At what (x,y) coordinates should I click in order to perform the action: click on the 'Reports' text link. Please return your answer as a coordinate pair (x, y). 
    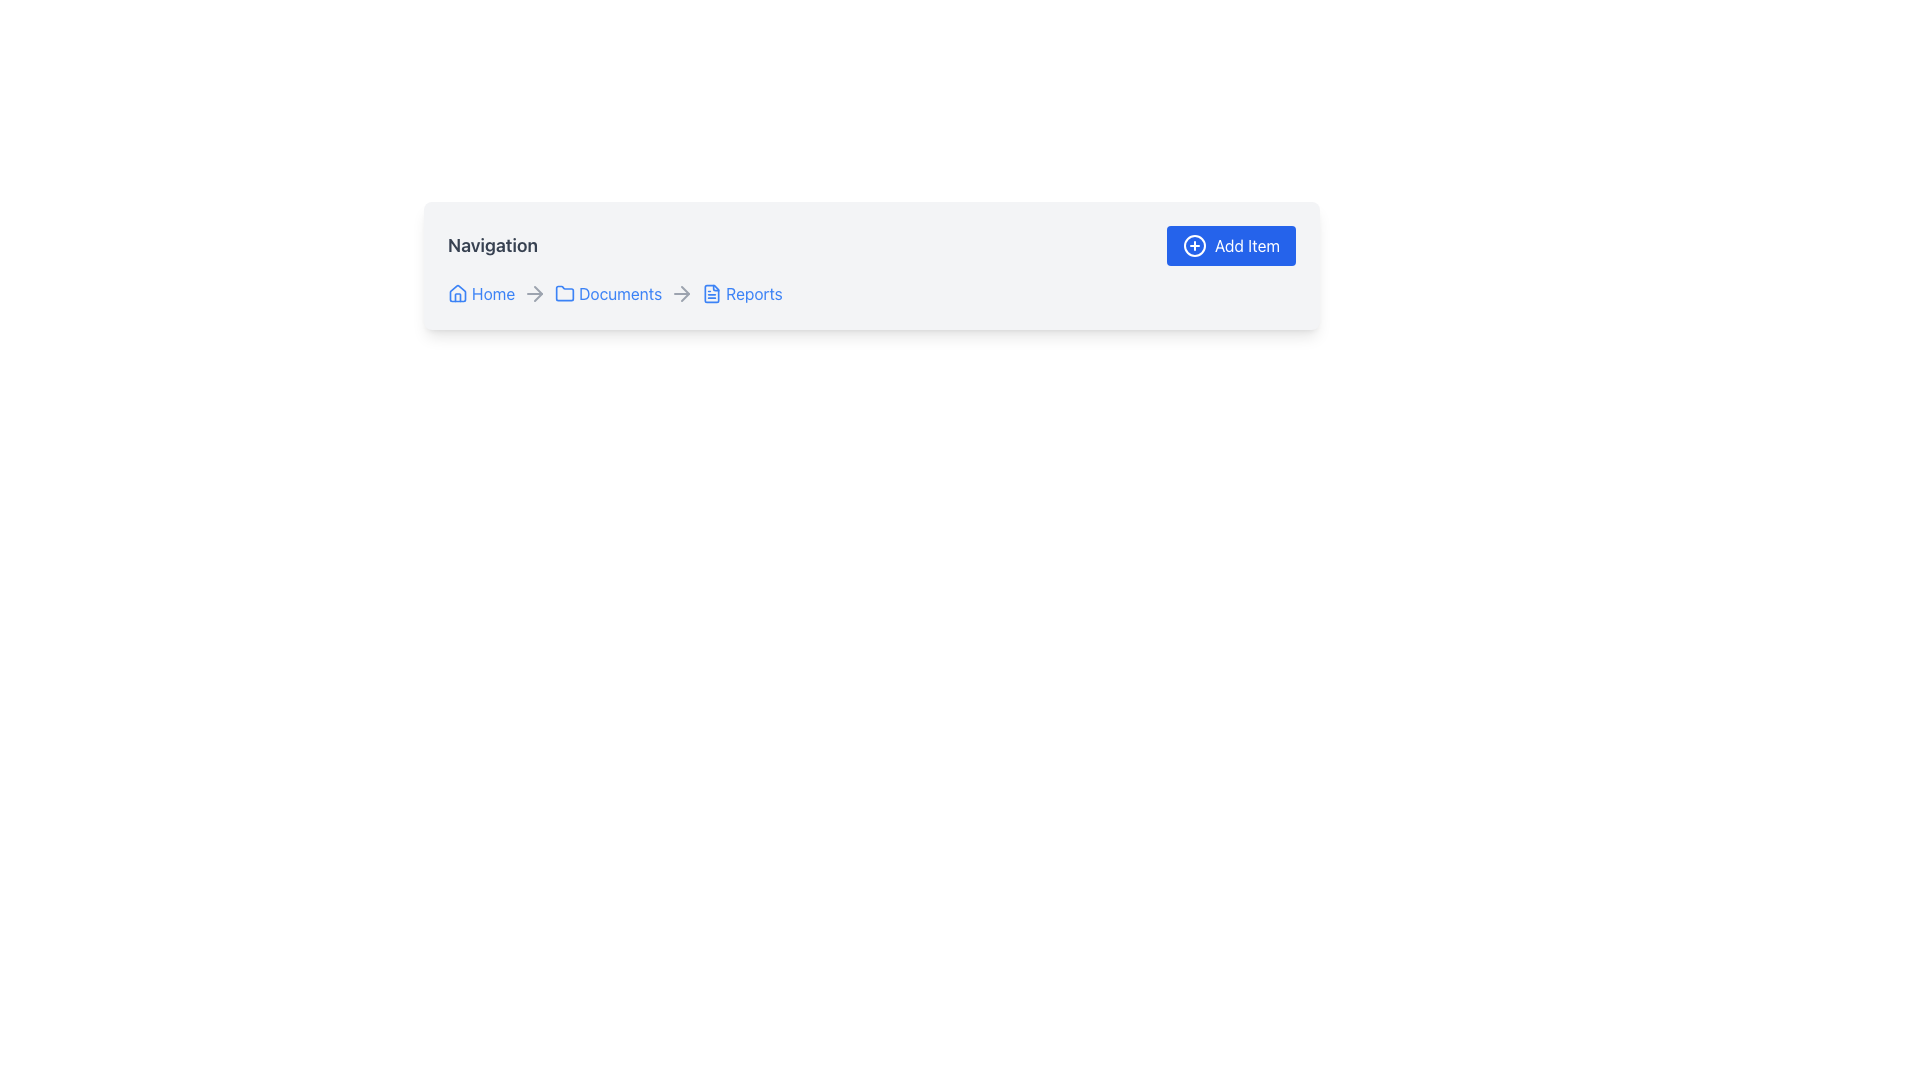
    Looking at the image, I should click on (753, 293).